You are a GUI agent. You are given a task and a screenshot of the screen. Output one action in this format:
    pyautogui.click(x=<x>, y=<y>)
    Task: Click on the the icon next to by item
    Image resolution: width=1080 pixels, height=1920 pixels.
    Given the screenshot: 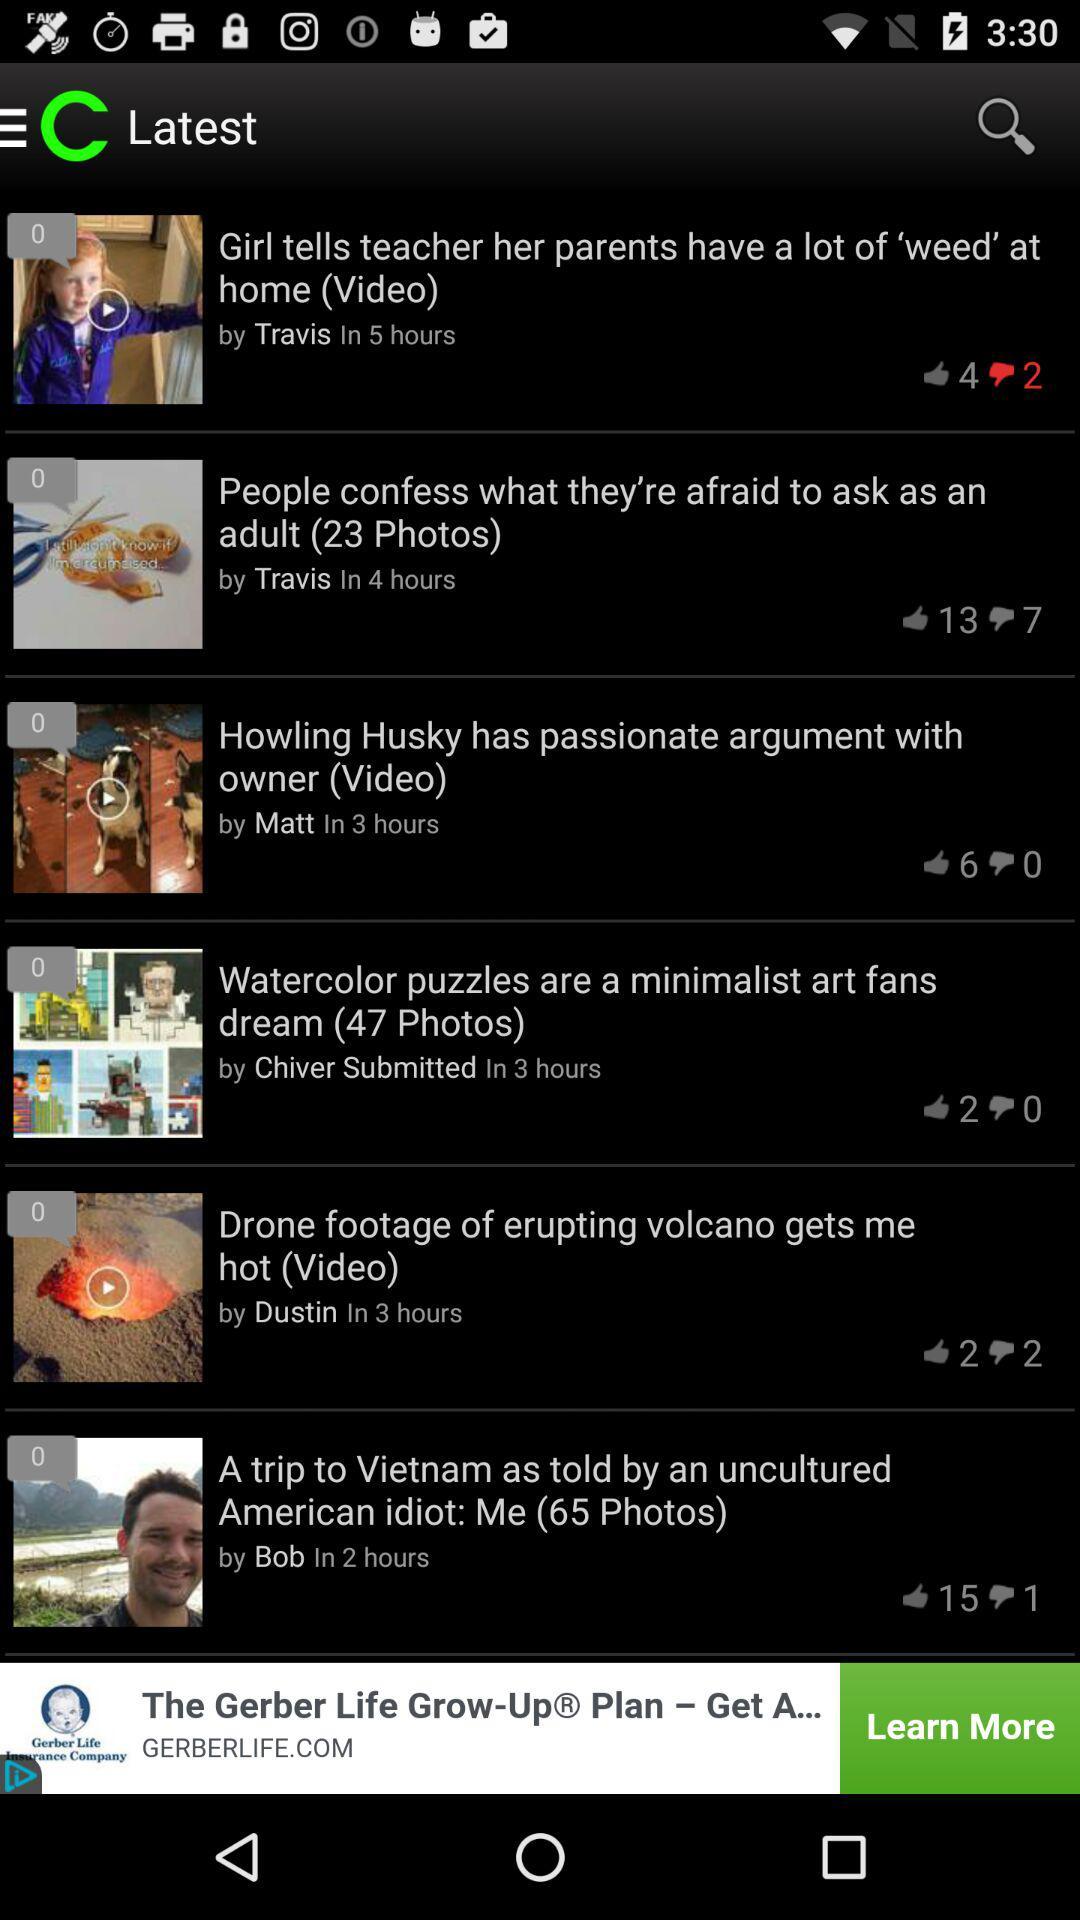 What is the action you would take?
    pyautogui.click(x=296, y=1310)
    